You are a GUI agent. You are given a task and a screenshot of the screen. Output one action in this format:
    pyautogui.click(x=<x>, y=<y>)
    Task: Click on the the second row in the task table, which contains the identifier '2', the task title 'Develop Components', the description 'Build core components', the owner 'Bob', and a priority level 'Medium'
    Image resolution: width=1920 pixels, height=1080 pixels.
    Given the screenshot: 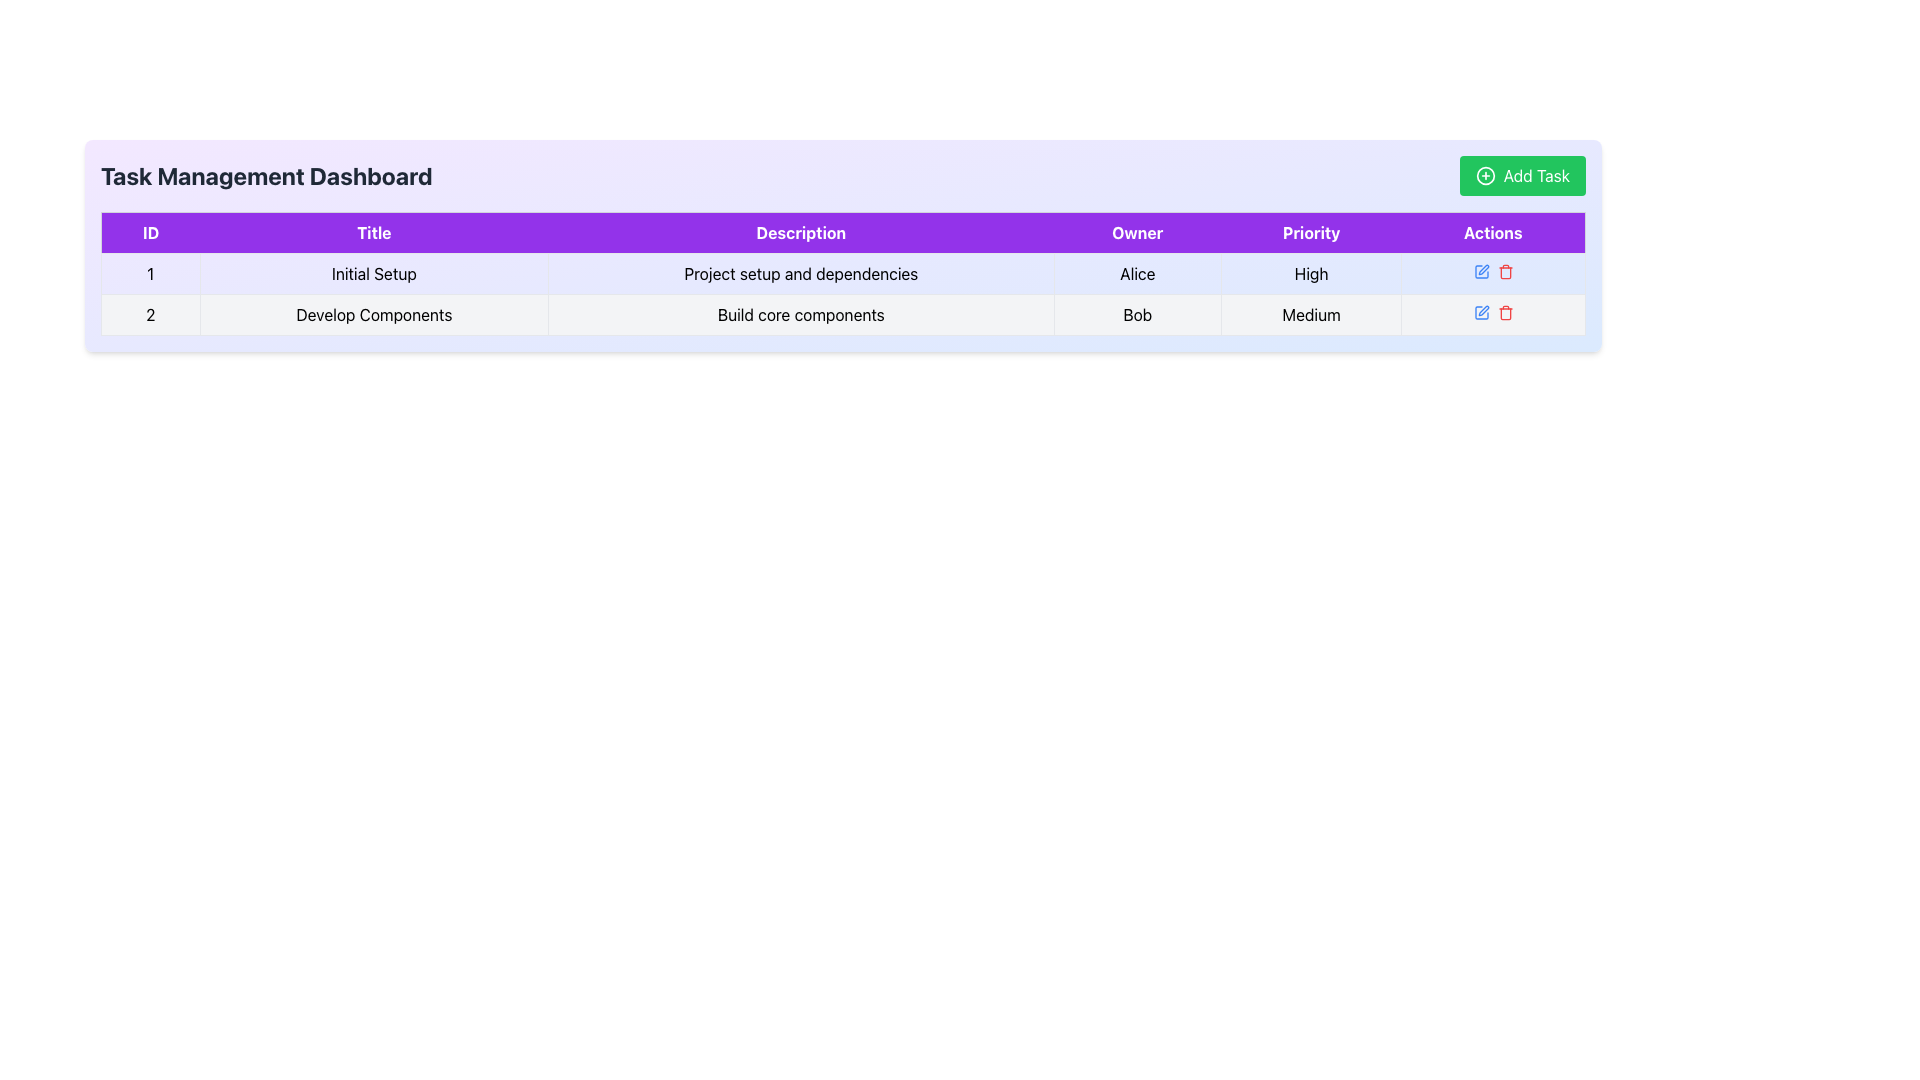 What is the action you would take?
    pyautogui.click(x=843, y=315)
    